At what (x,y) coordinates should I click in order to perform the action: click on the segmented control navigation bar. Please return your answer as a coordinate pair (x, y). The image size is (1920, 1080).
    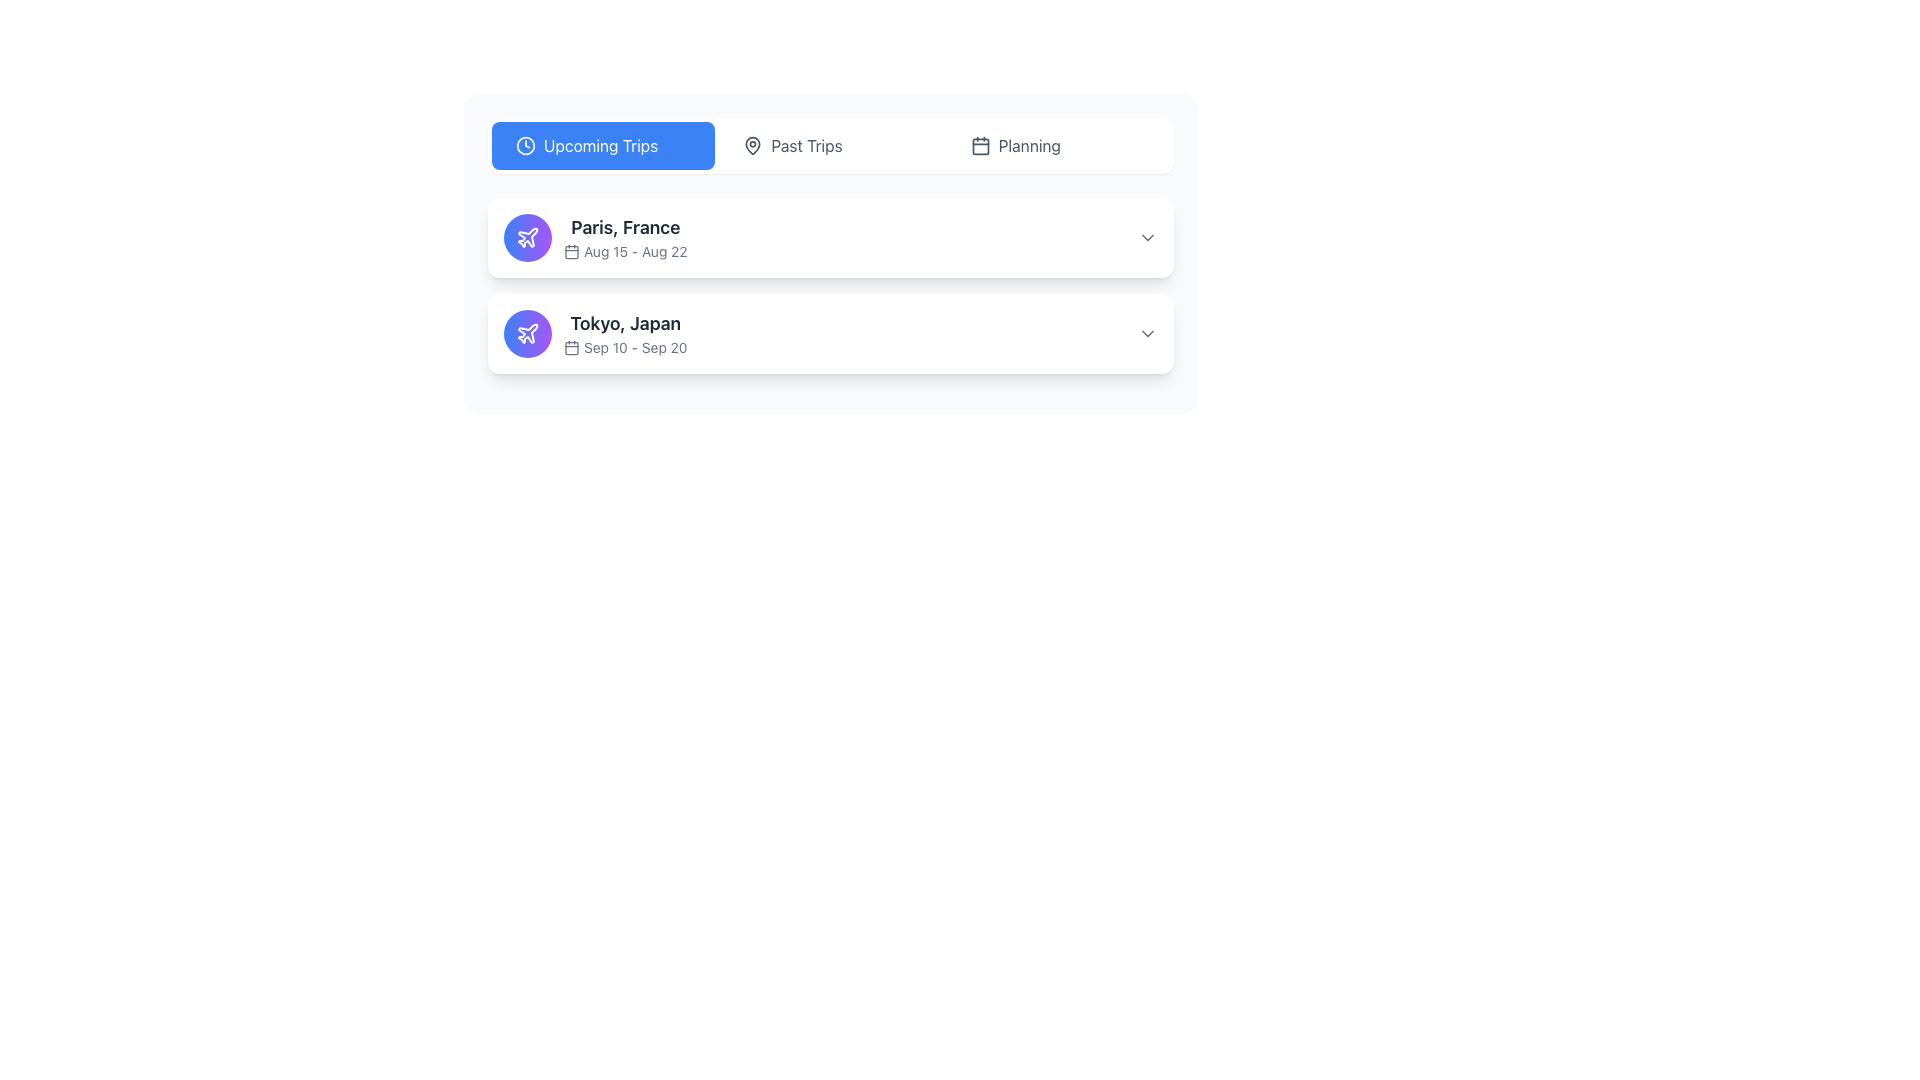
    Looking at the image, I should click on (830, 145).